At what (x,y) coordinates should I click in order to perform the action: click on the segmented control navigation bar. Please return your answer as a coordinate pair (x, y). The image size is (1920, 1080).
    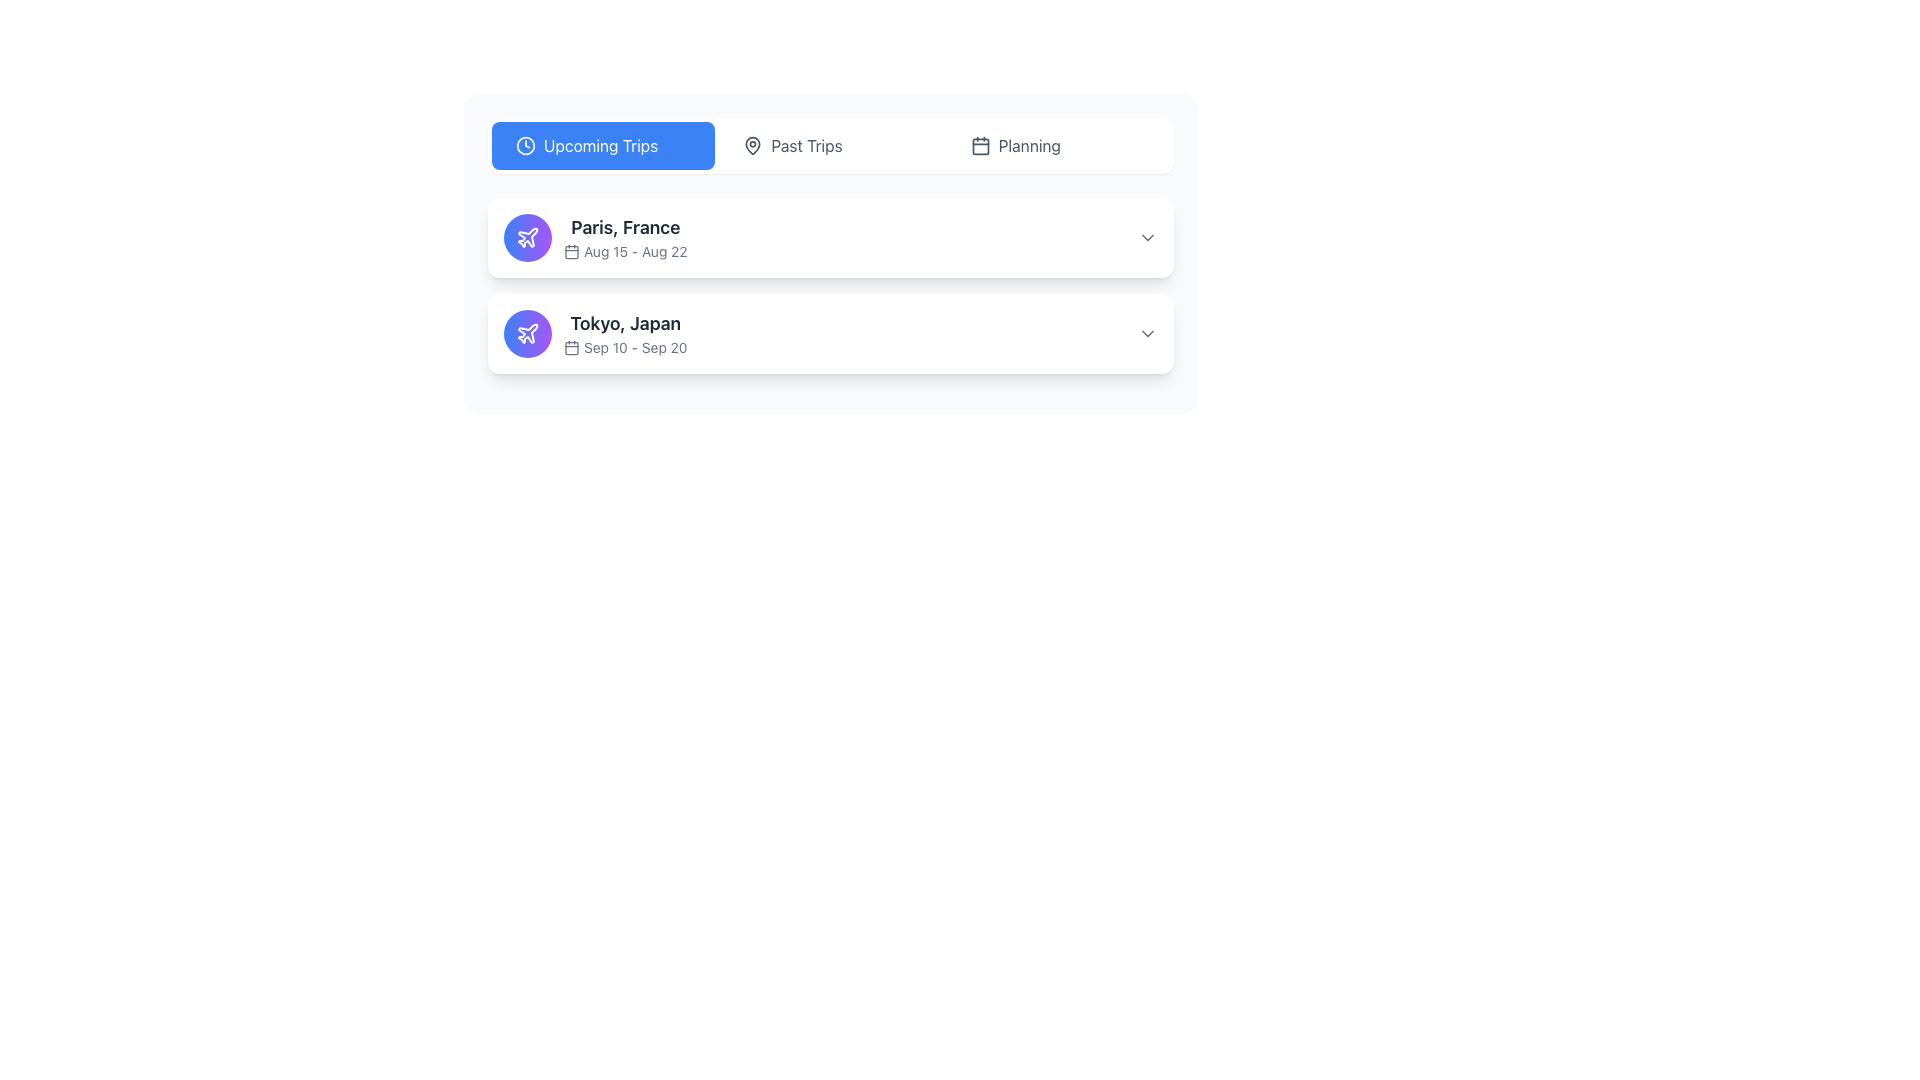
    Looking at the image, I should click on (830, 145).